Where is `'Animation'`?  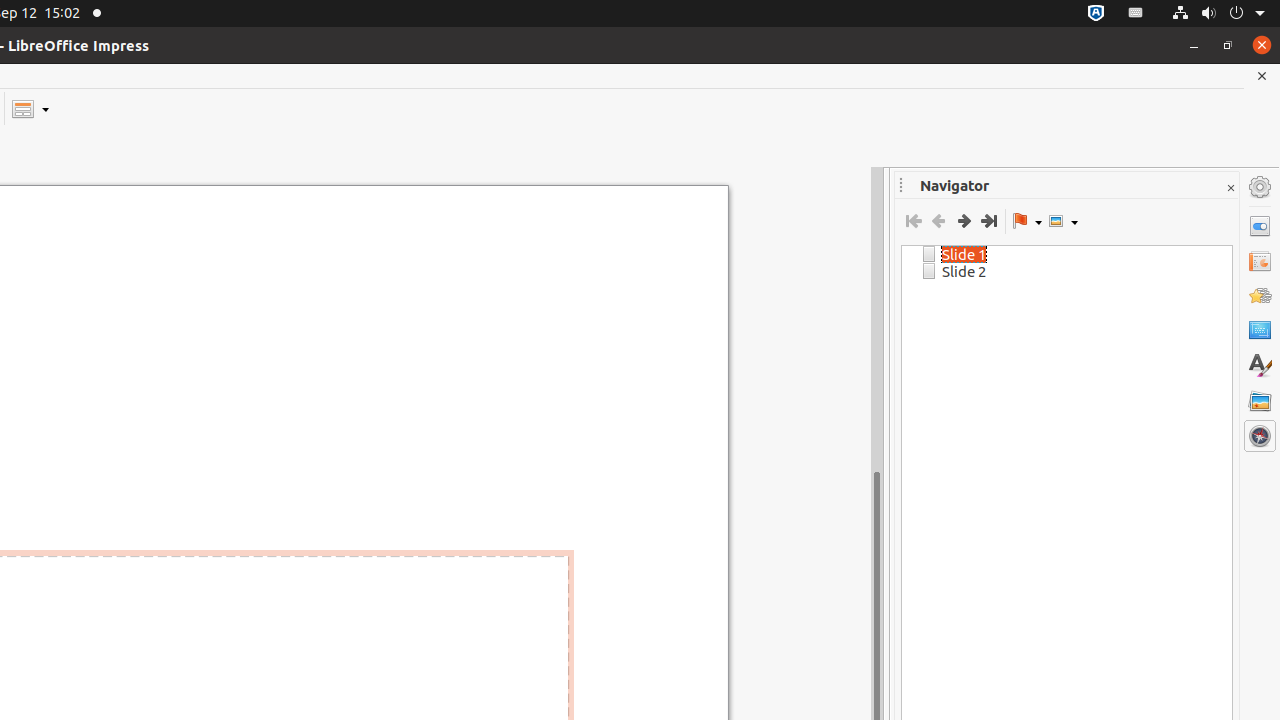 'Animation' is located at coordinates (1259, 295).